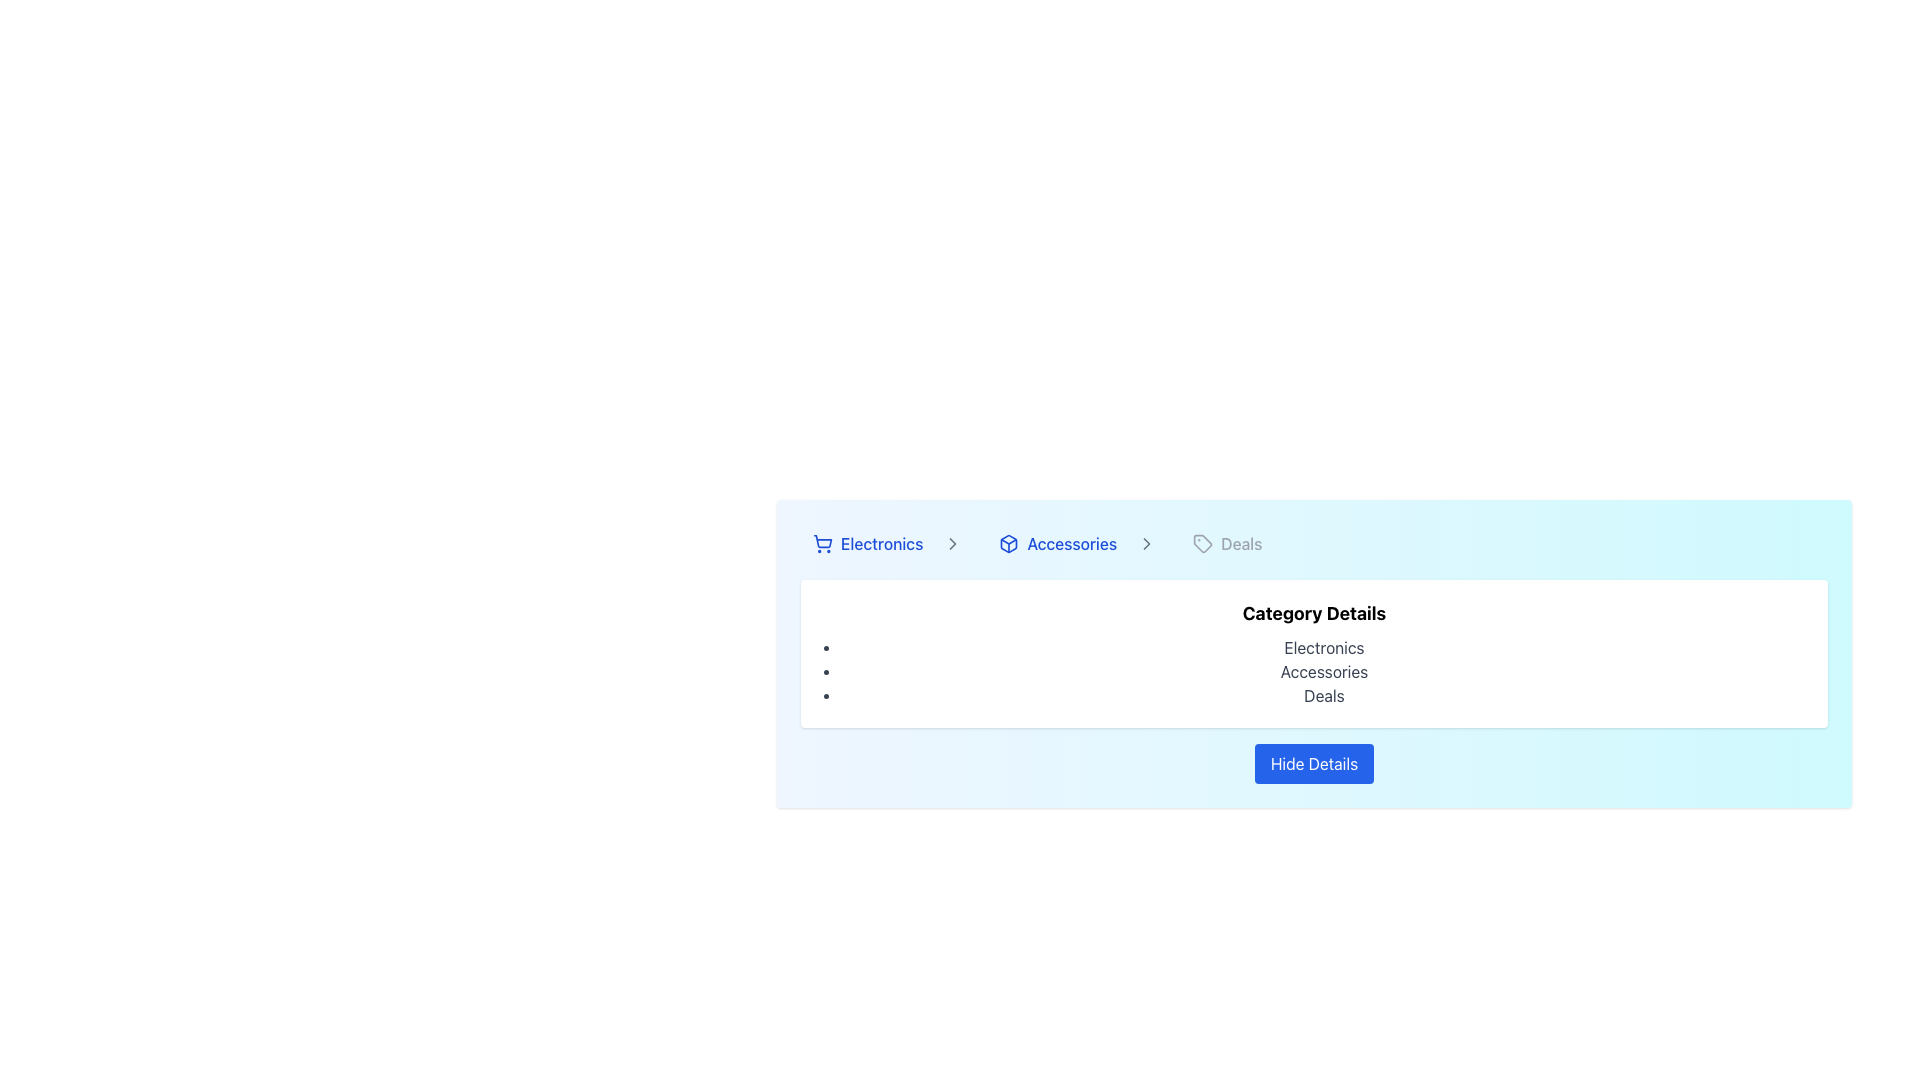 Image resolution: width=1920 pixels, height=1080 pixels. What do you see at coordinates (1009, 543) in the screenshot?
I see `the blue box icon in the breadcrumb navigation next to the 'Accessories' text` at bounding box center [1009, 543].